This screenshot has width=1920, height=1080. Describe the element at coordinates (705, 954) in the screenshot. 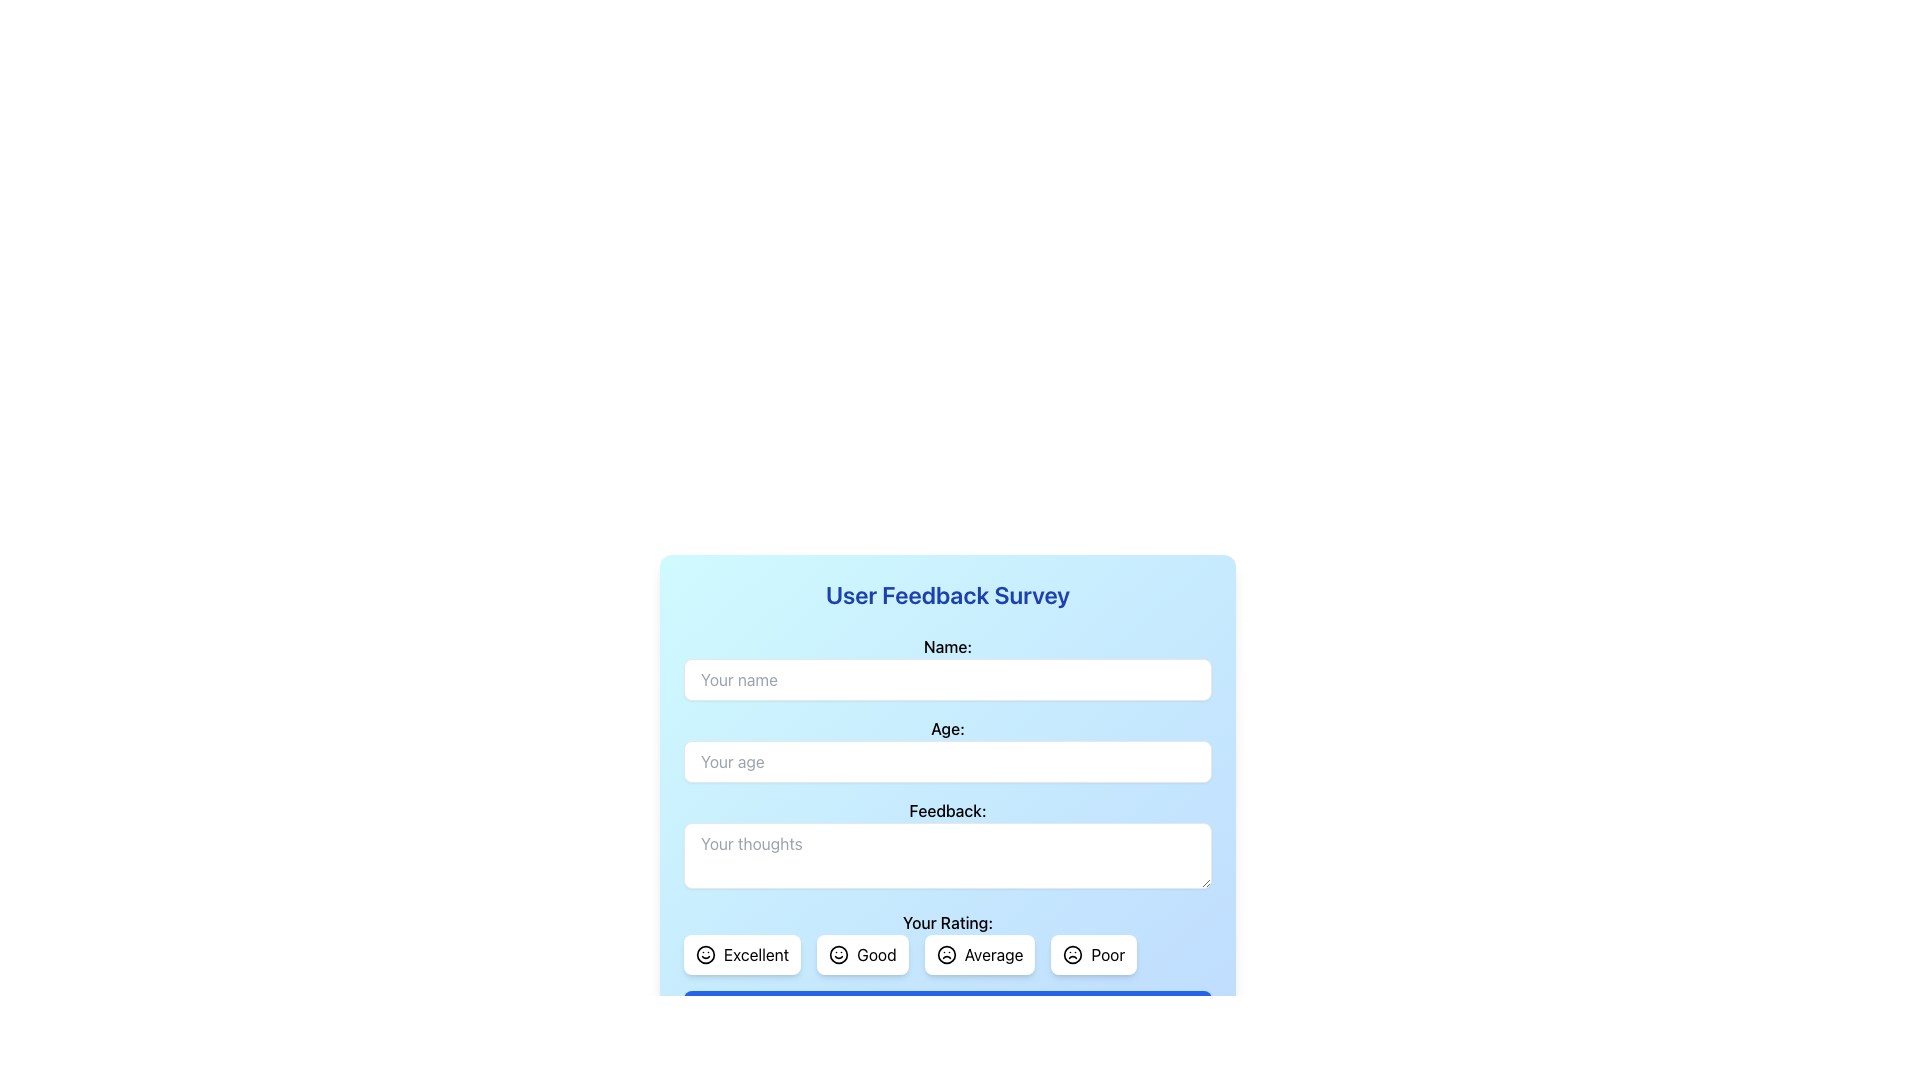

I see `the minimalist SVG smiley emoji icon located inside the 'Excellent' button` at that location.